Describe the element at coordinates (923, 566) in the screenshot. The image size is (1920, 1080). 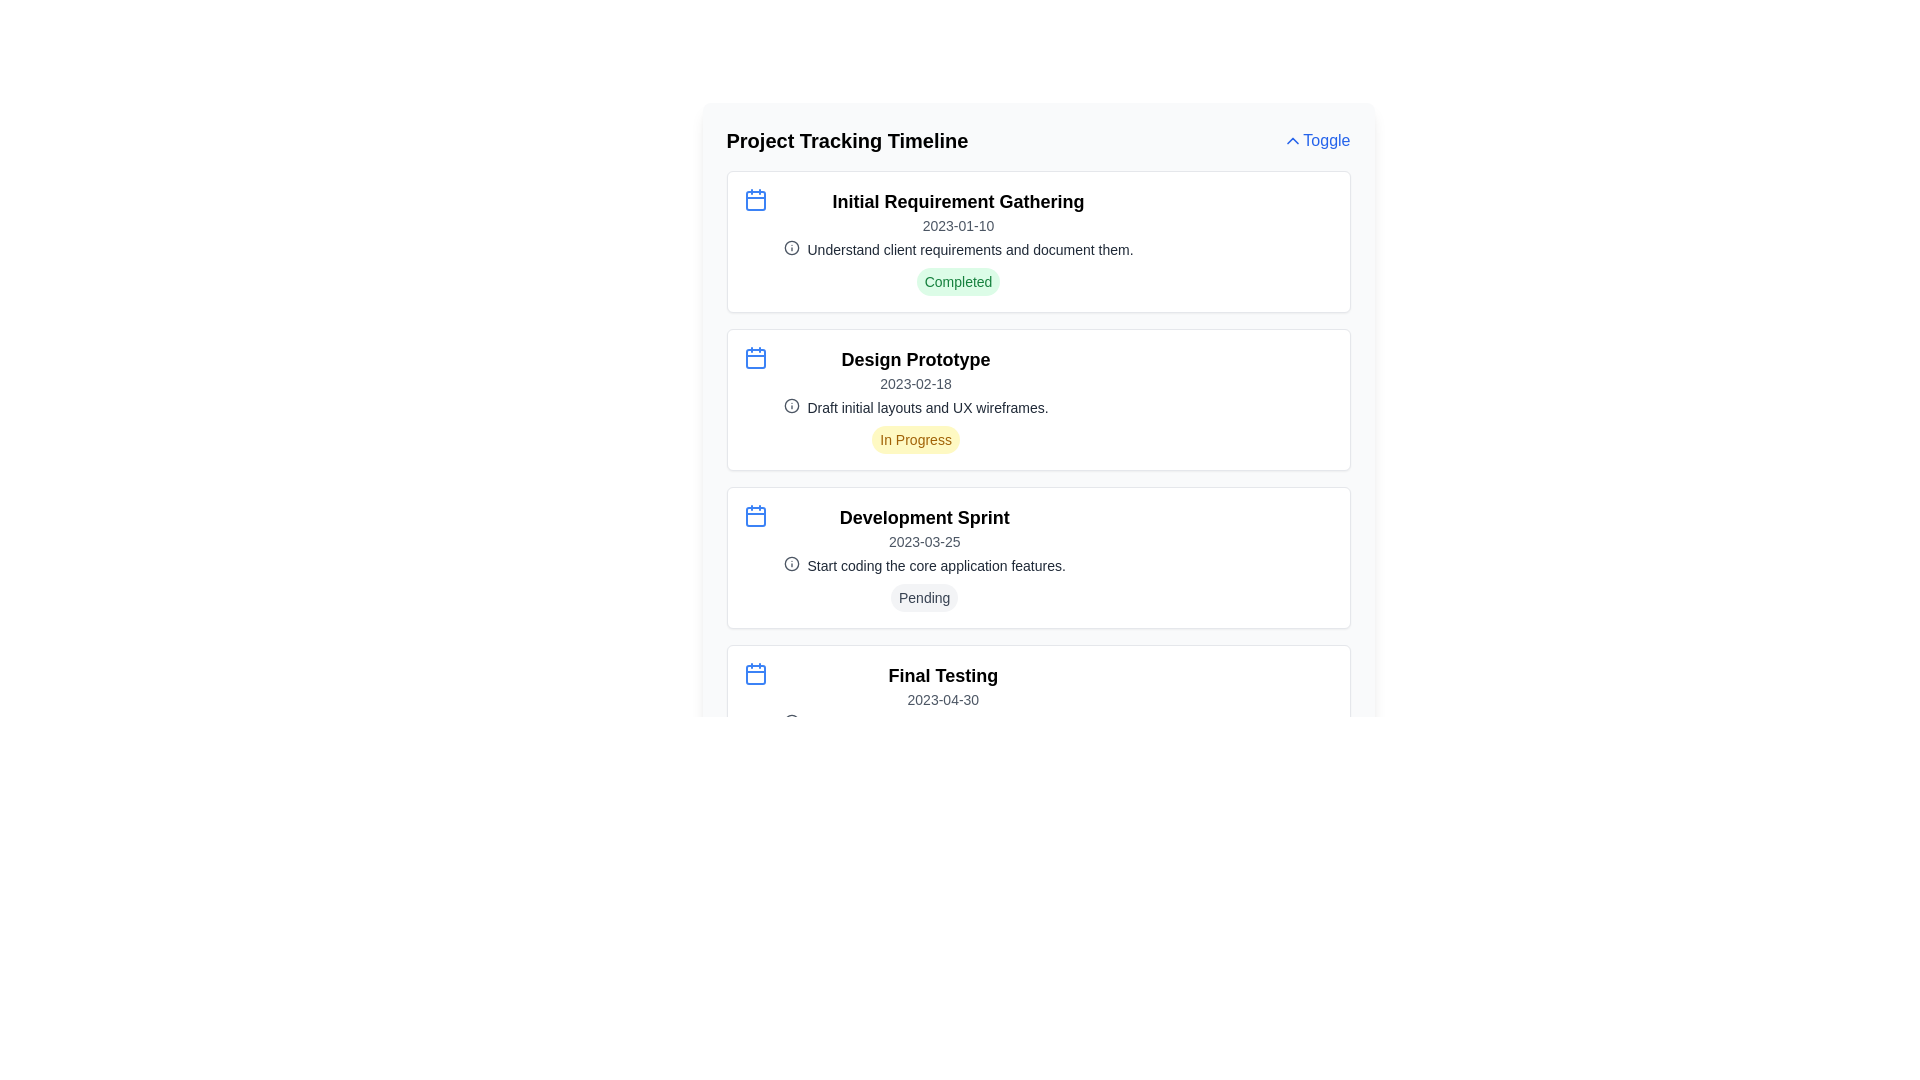
I see `the text element that provides a description or instruction related to the 'Development Sprint' task, located as the third item in a vertical list within the project tracking interface` at that location.